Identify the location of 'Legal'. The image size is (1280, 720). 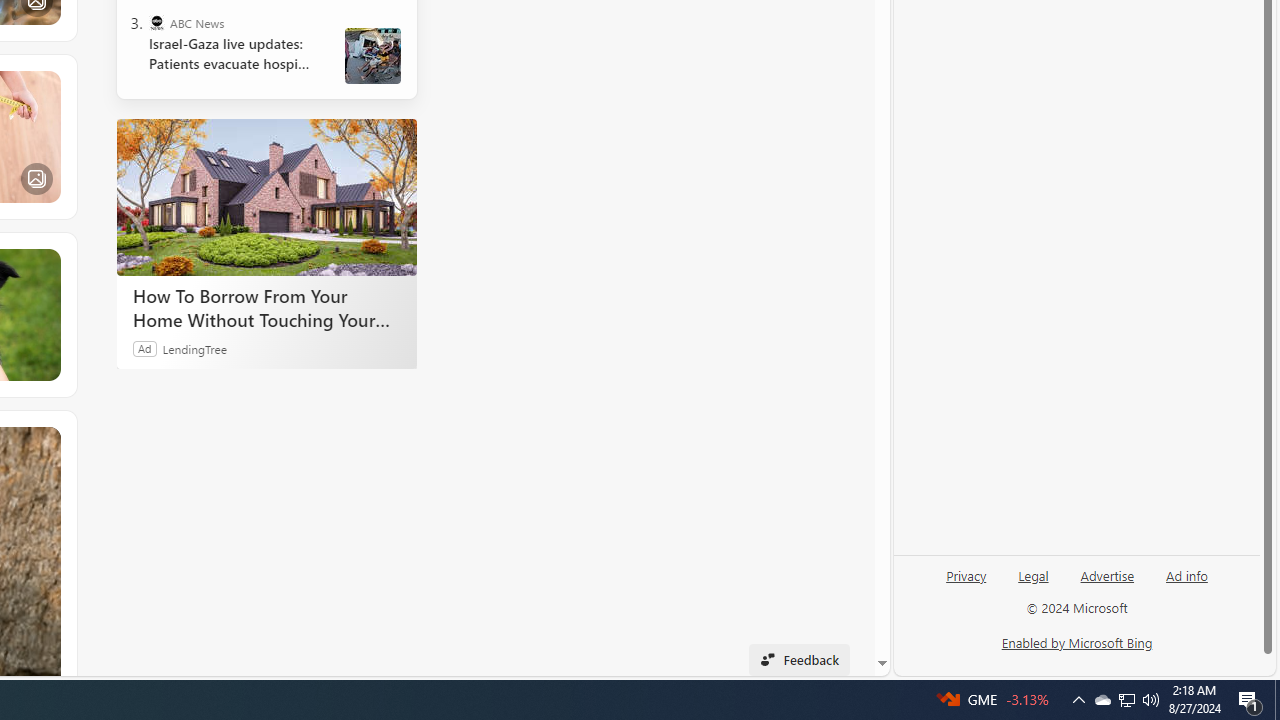
(1033, 583).